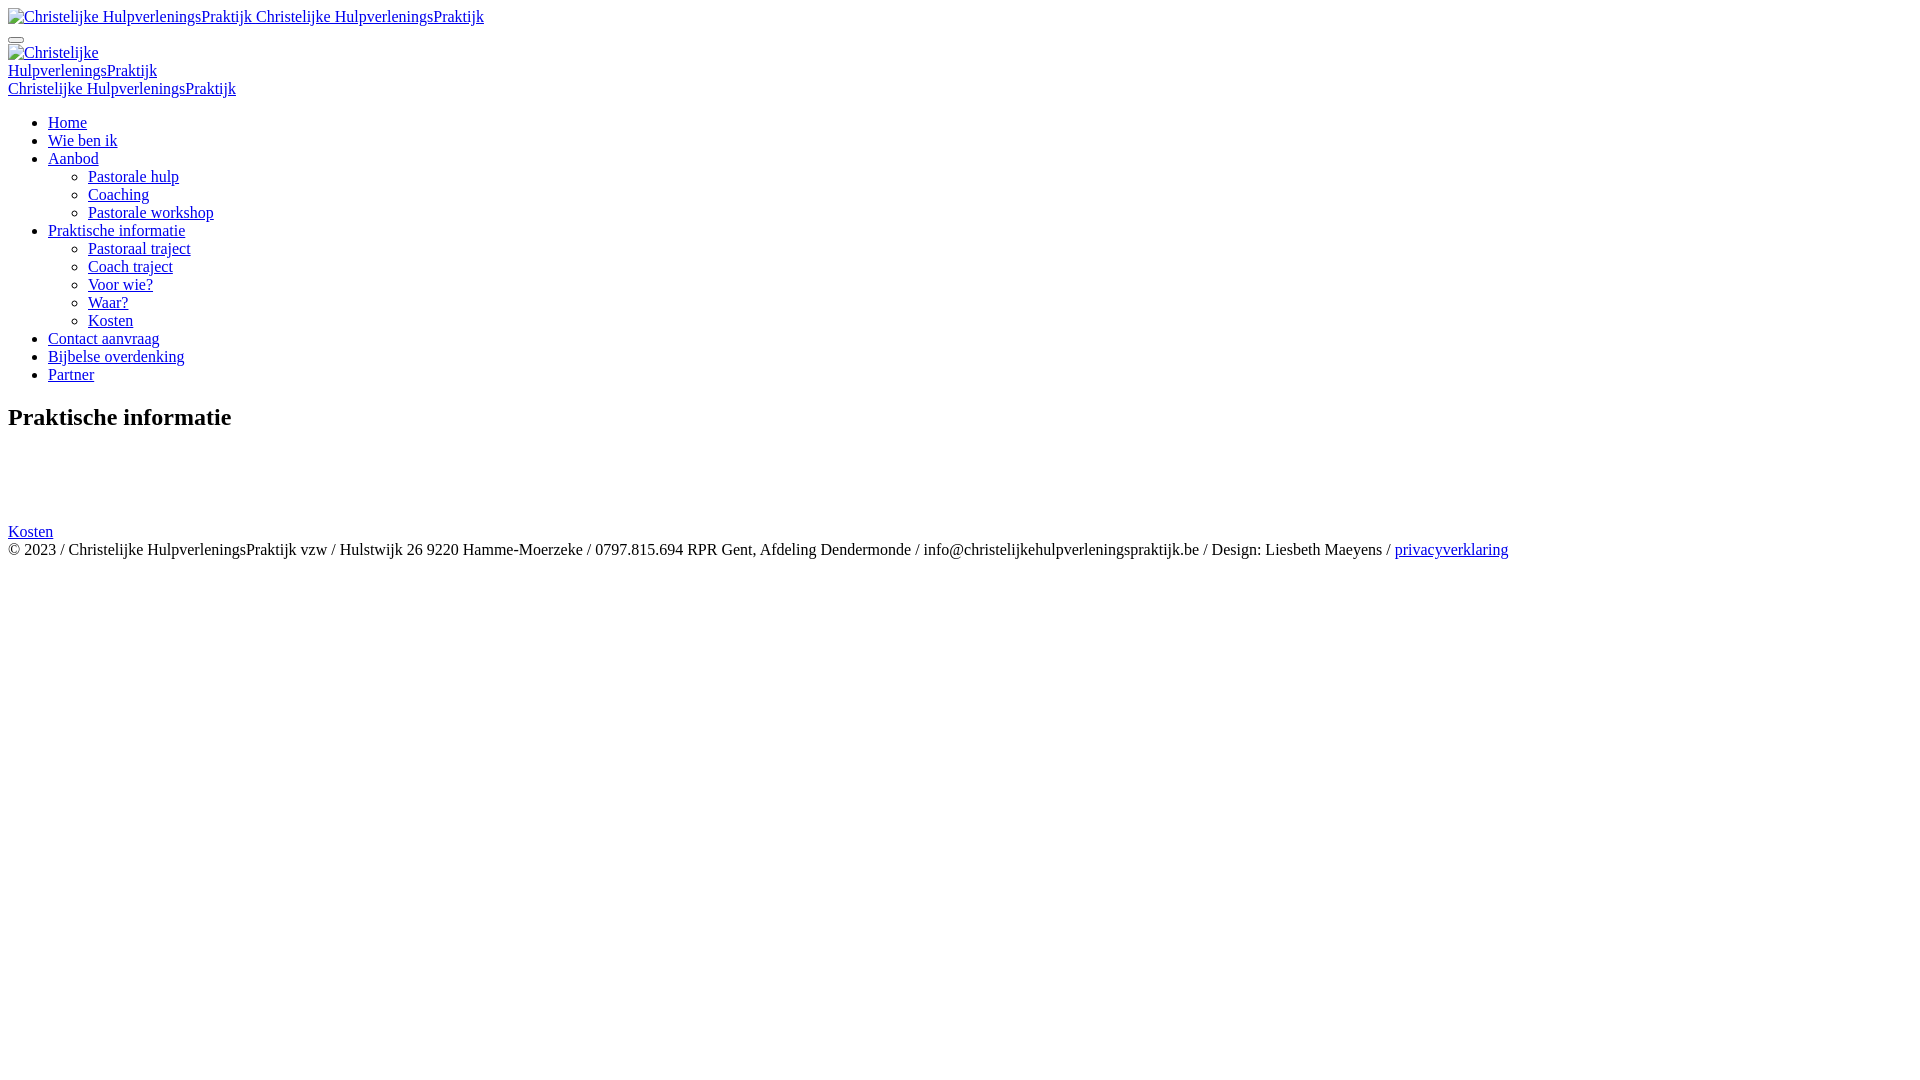 Image resolution: width=1920 pixels, height=1080 pixels. I want to click on 'Home', so click(48, 122).